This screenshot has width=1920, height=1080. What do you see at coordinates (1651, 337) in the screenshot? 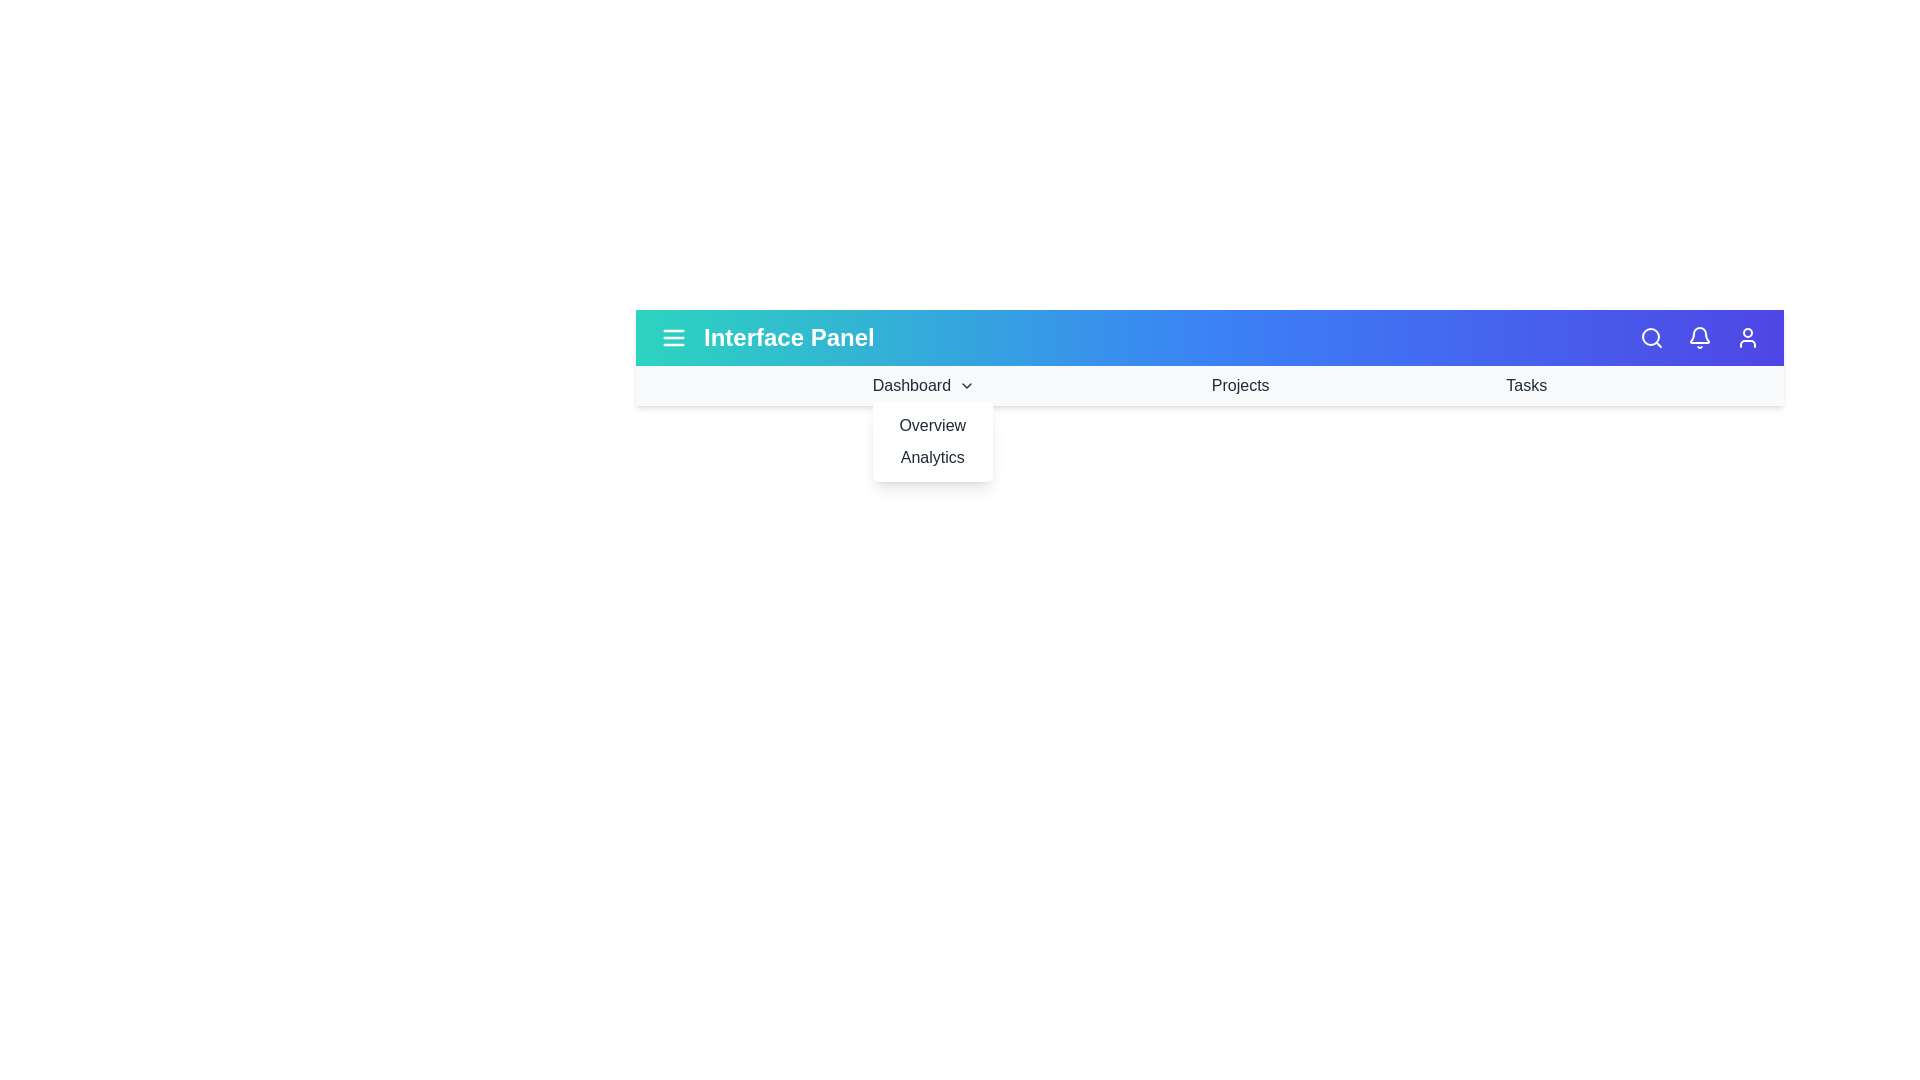
I see `the search icon in the app bar` at bounding box center [1651, 337].